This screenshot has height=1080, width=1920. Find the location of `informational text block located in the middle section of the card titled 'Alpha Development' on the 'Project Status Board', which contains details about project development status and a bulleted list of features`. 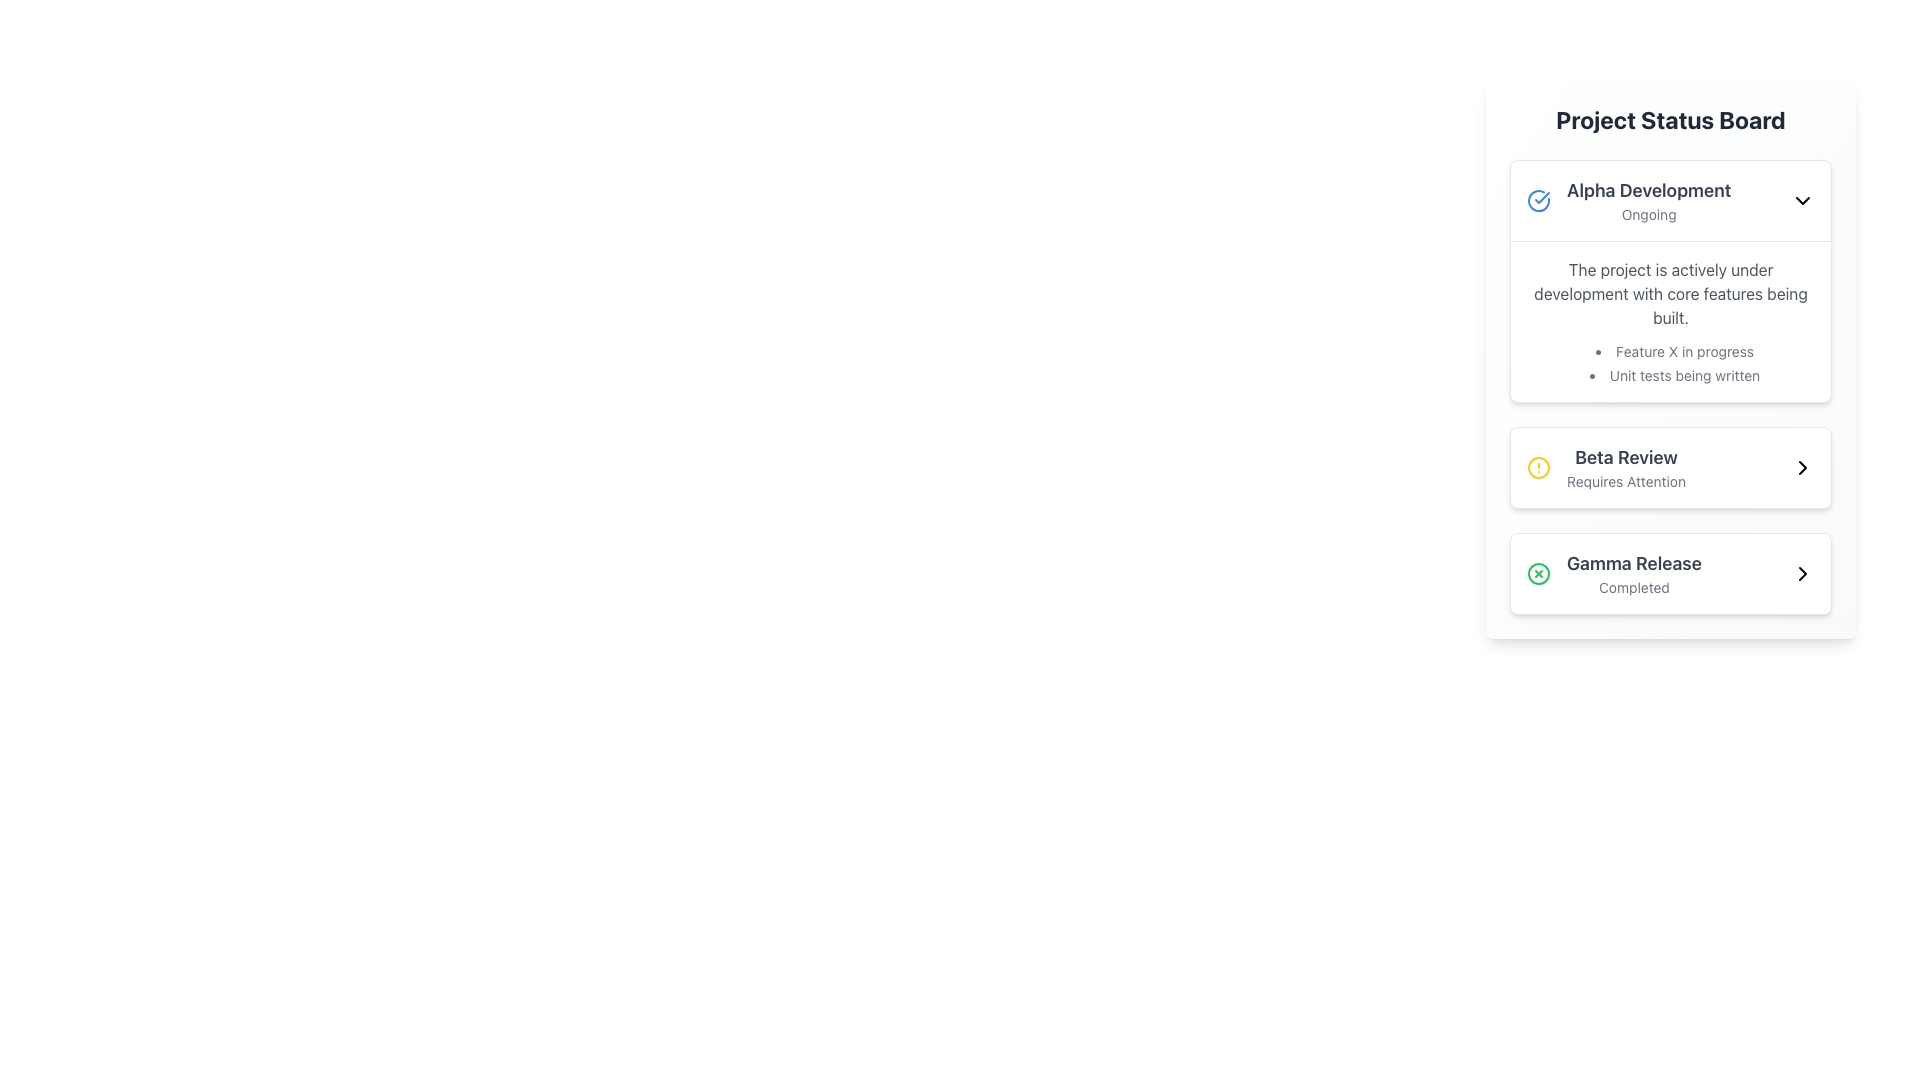

informational text block located in the middle section of the card titled 'Alpha Development' on the 'Project Status Board', which contains details about project development status and a bulleted list of features is located at coordinates (1670, 319).